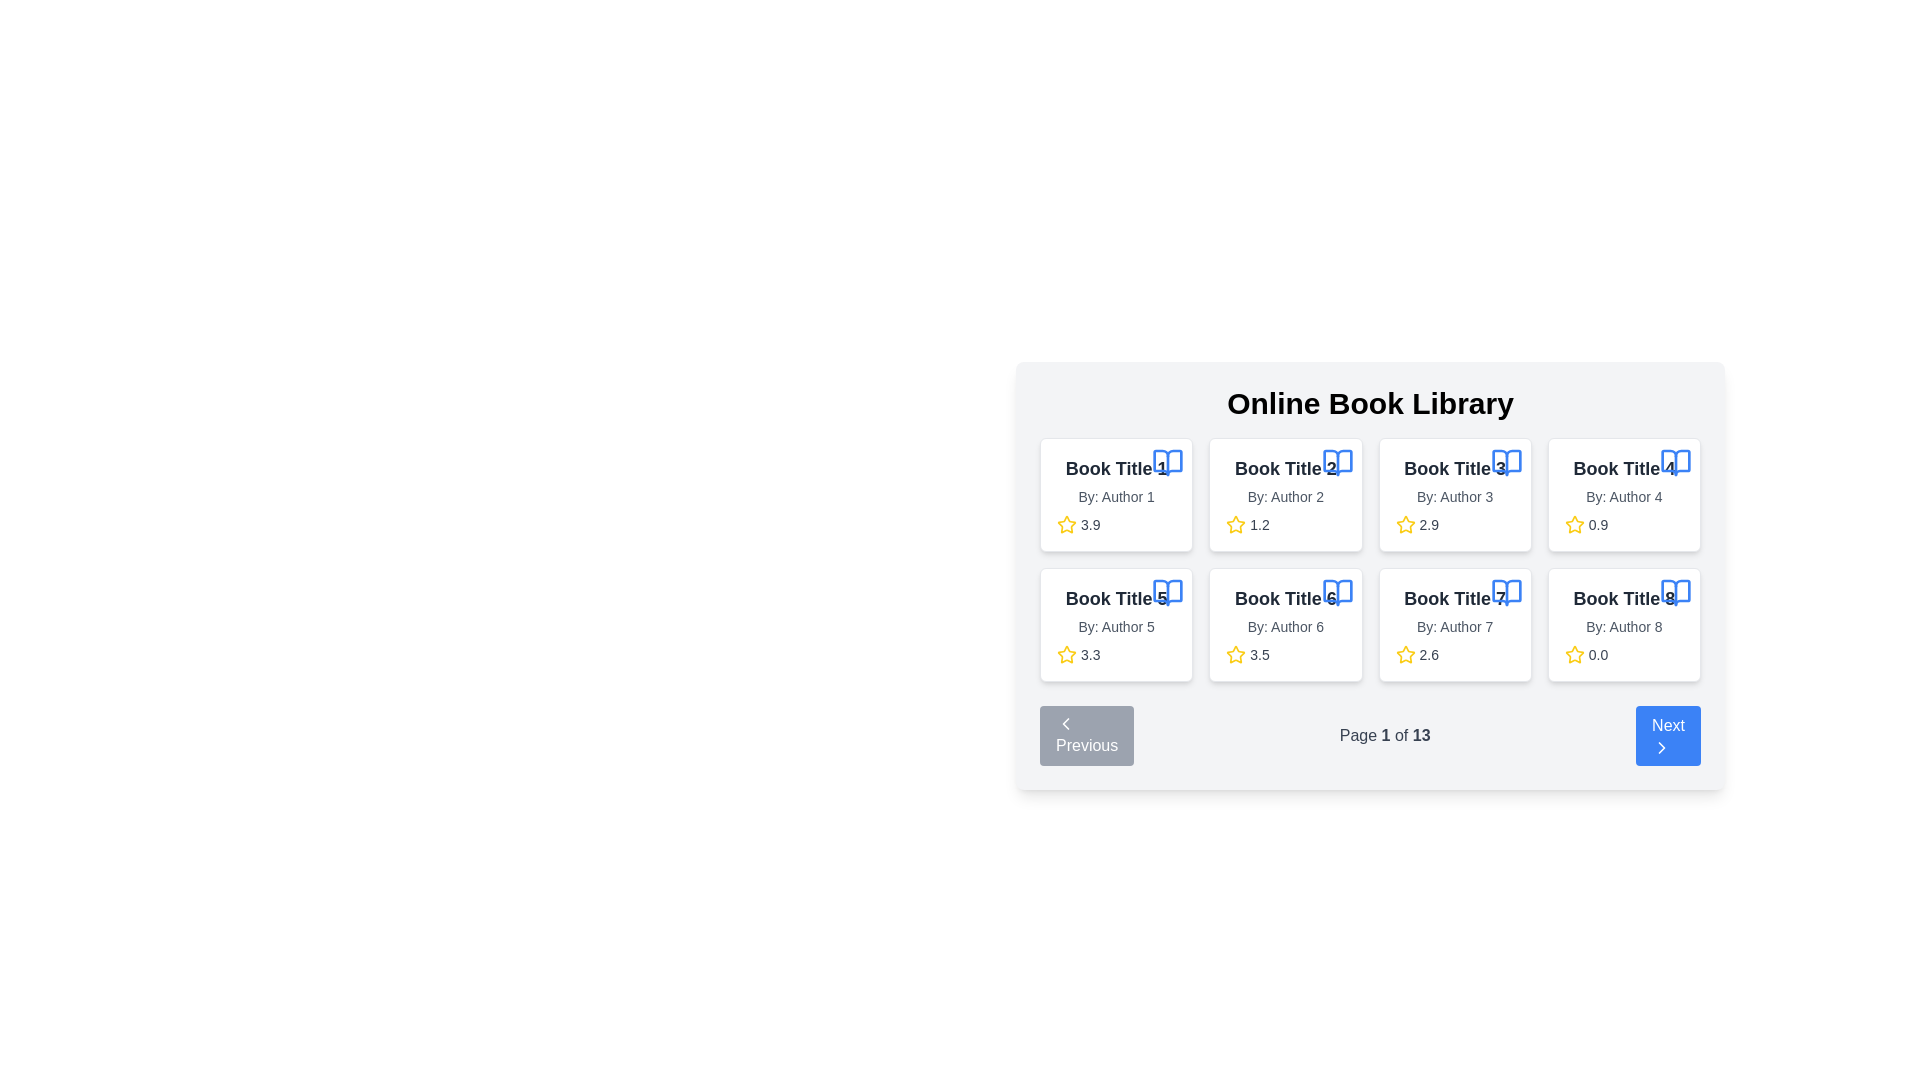 The height and width of the screenshot is (1080, 1920). What do you see at coordinates (1624, 597) in the screenshot?
I see `the text label displaying 'Book Title 8' in the bottom-right book card of the 'Online Book Library' interface, which is styled with a bold font and dark gray color` at bounding box center [1624, 597].